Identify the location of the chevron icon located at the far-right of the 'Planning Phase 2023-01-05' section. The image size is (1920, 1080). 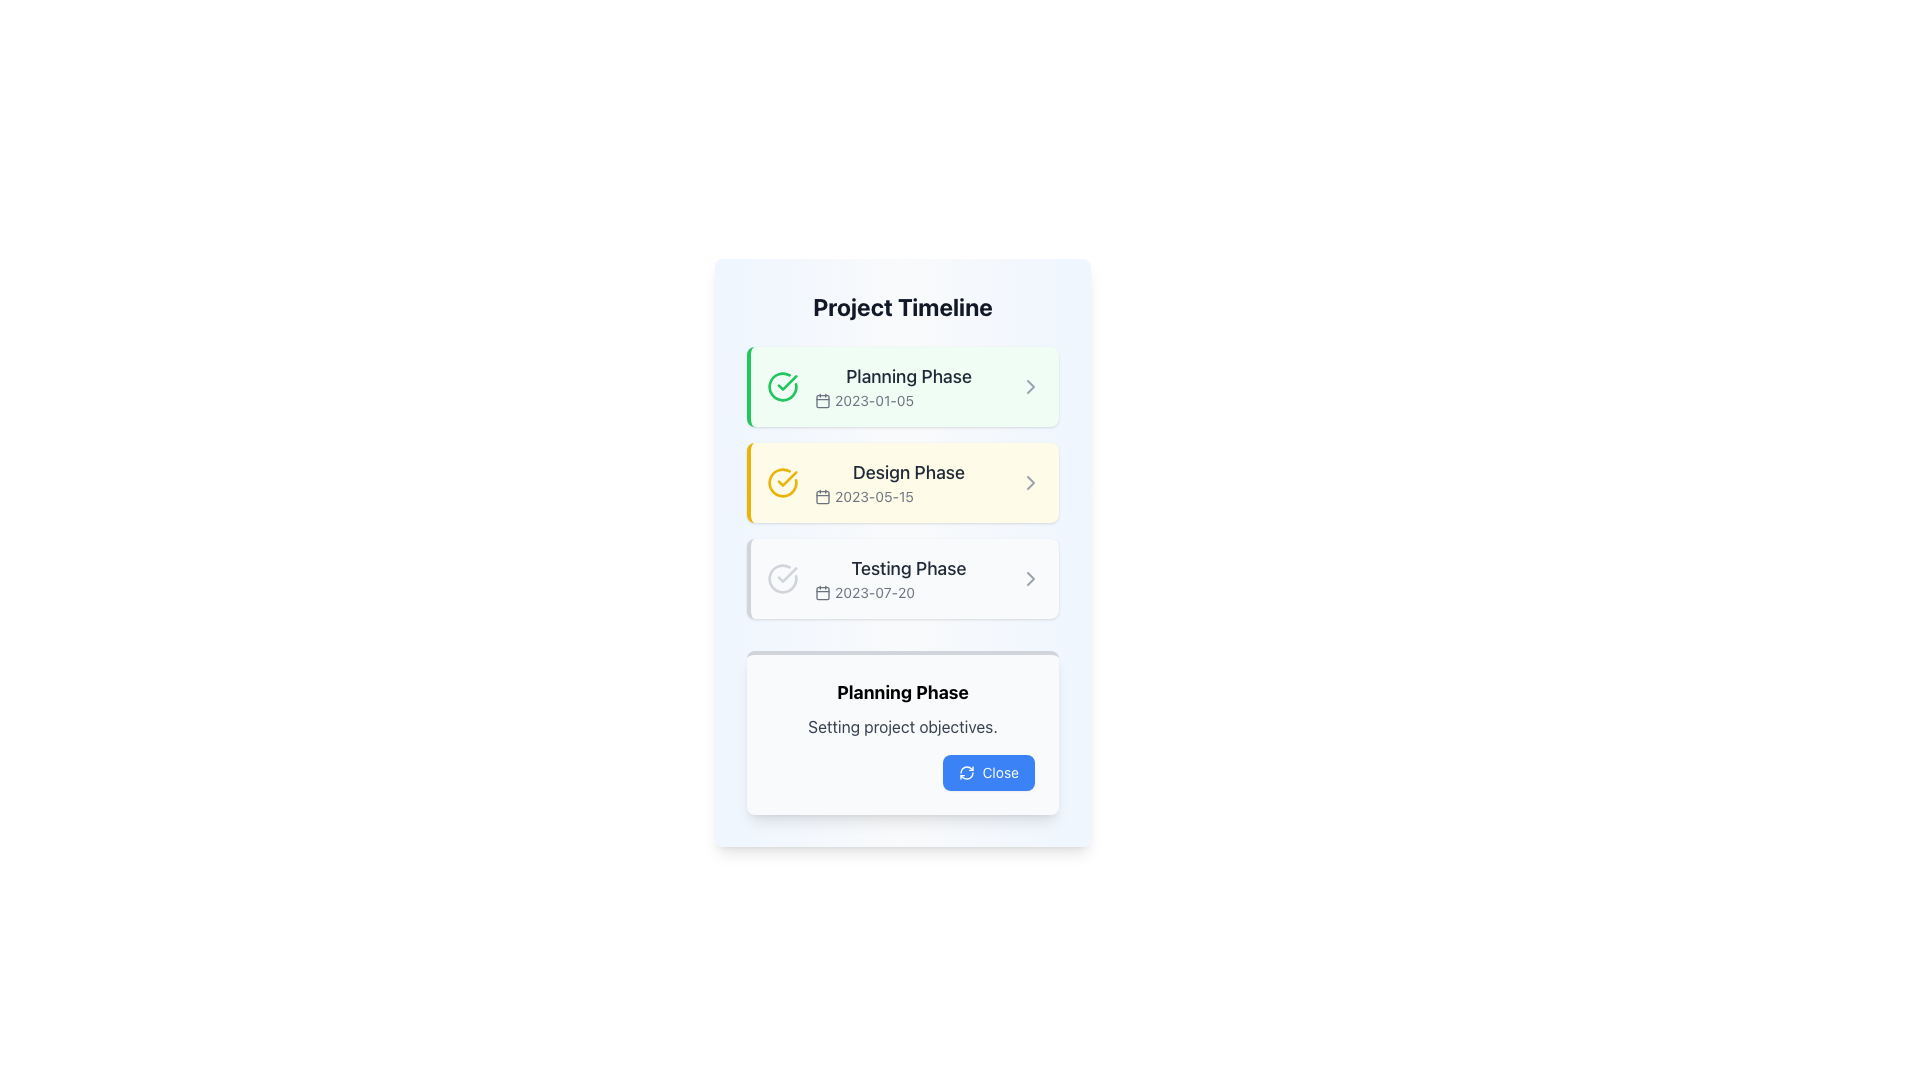
(1031, 386).